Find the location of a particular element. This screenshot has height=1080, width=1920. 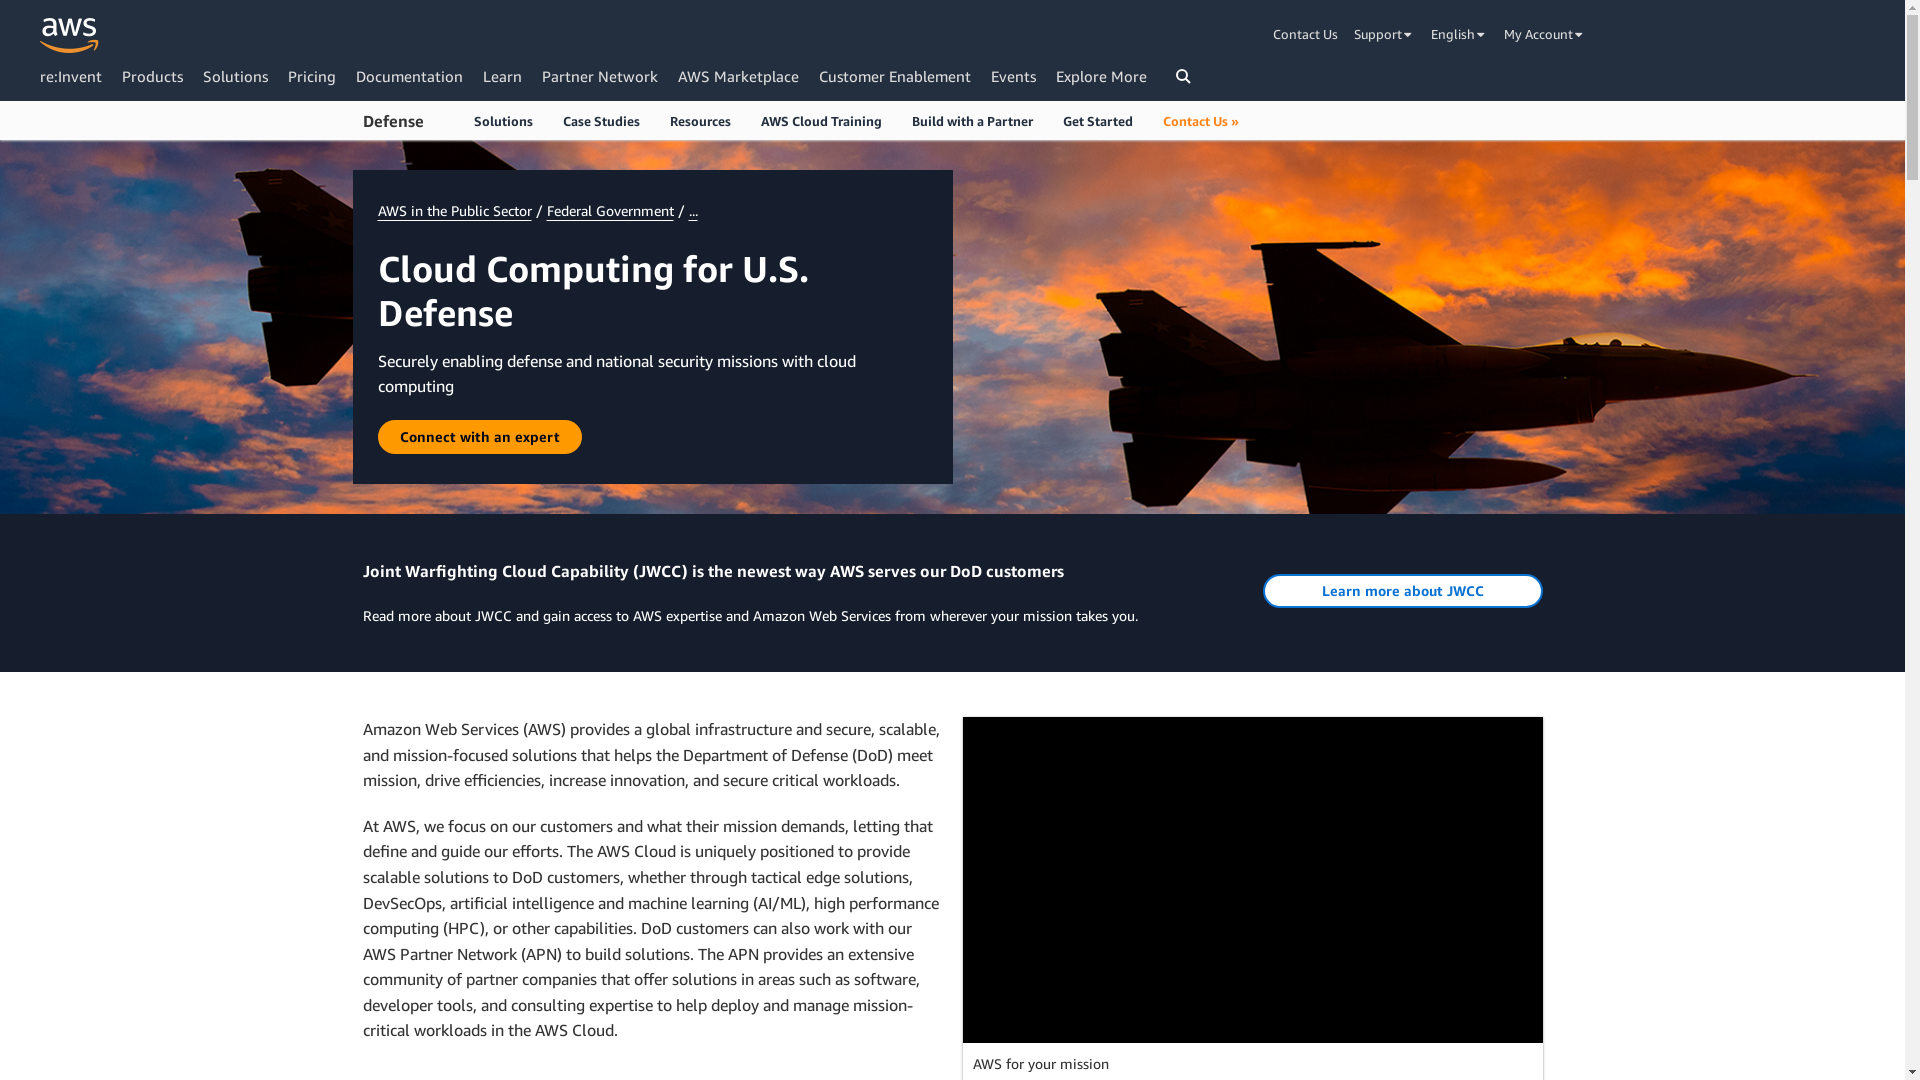

'Build with a Partner' is located at coordinates (971, 120).